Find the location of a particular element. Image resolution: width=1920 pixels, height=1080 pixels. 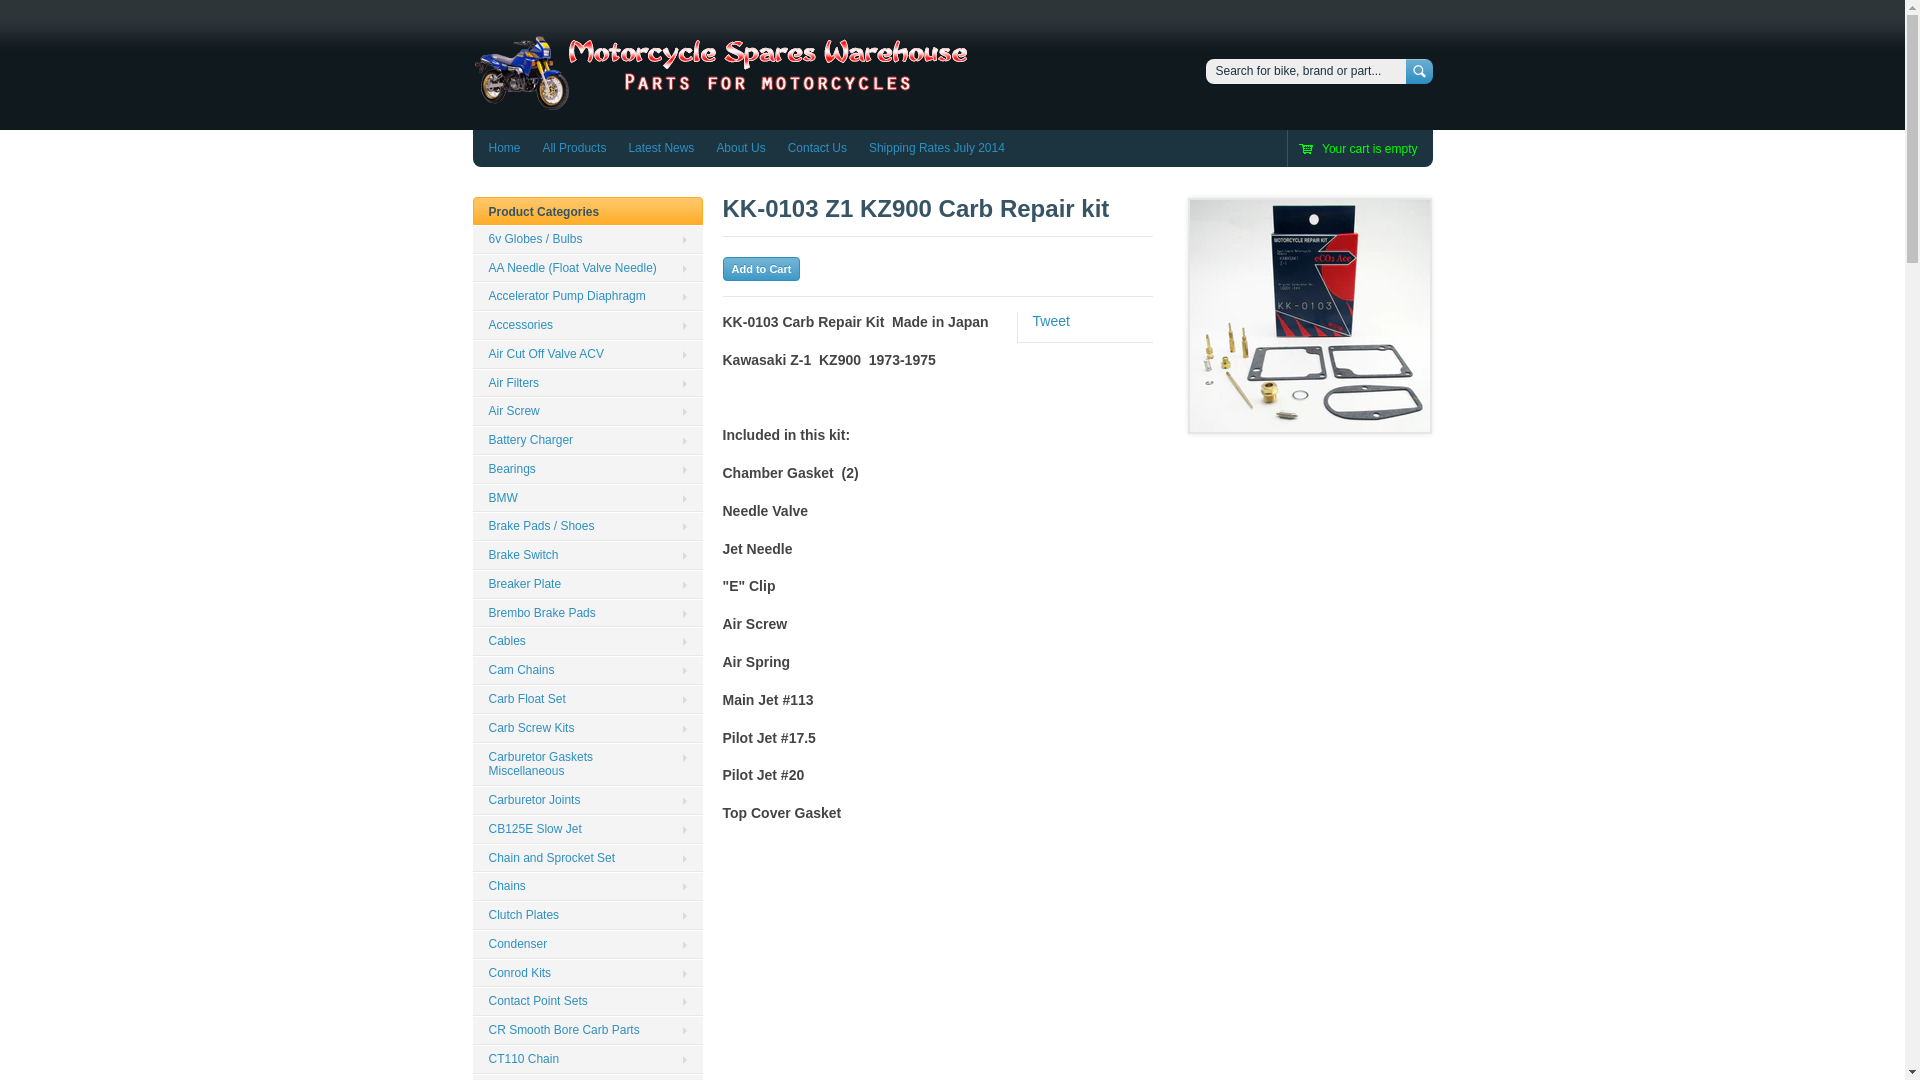

'Tweet' is located at coordinates (1049, 319).